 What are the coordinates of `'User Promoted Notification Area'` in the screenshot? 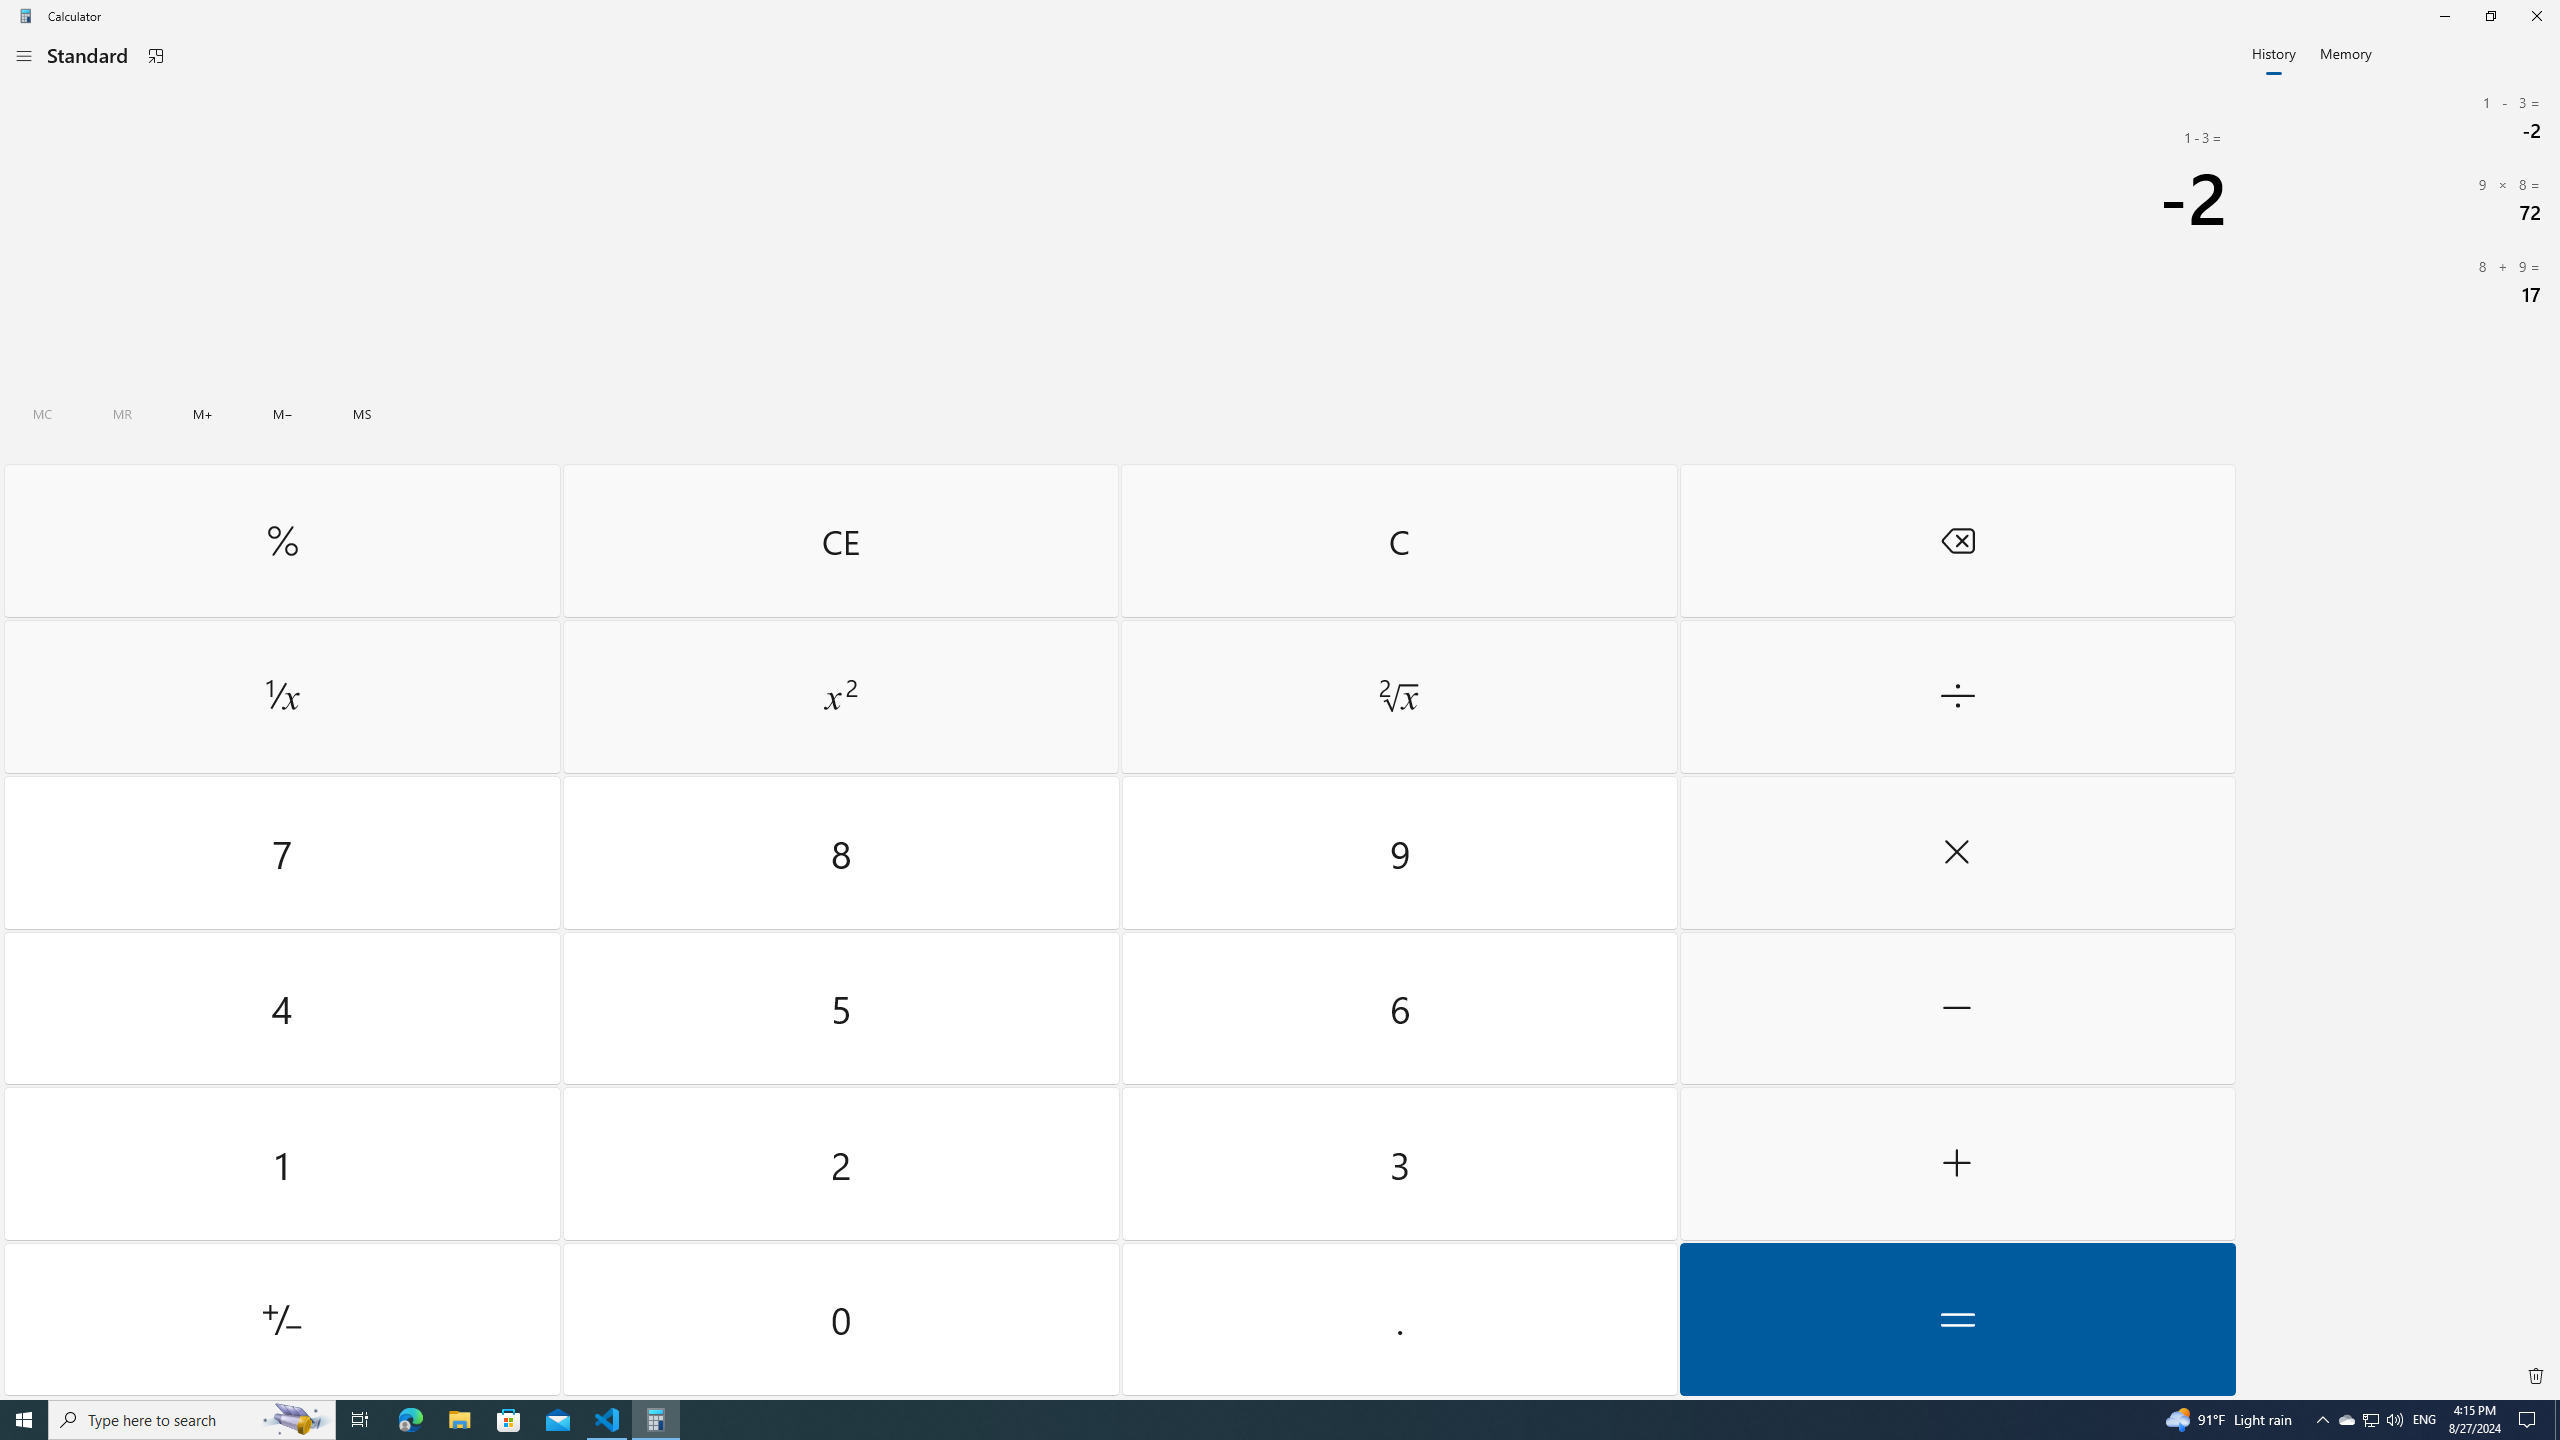 It's located at (2369, 1418).